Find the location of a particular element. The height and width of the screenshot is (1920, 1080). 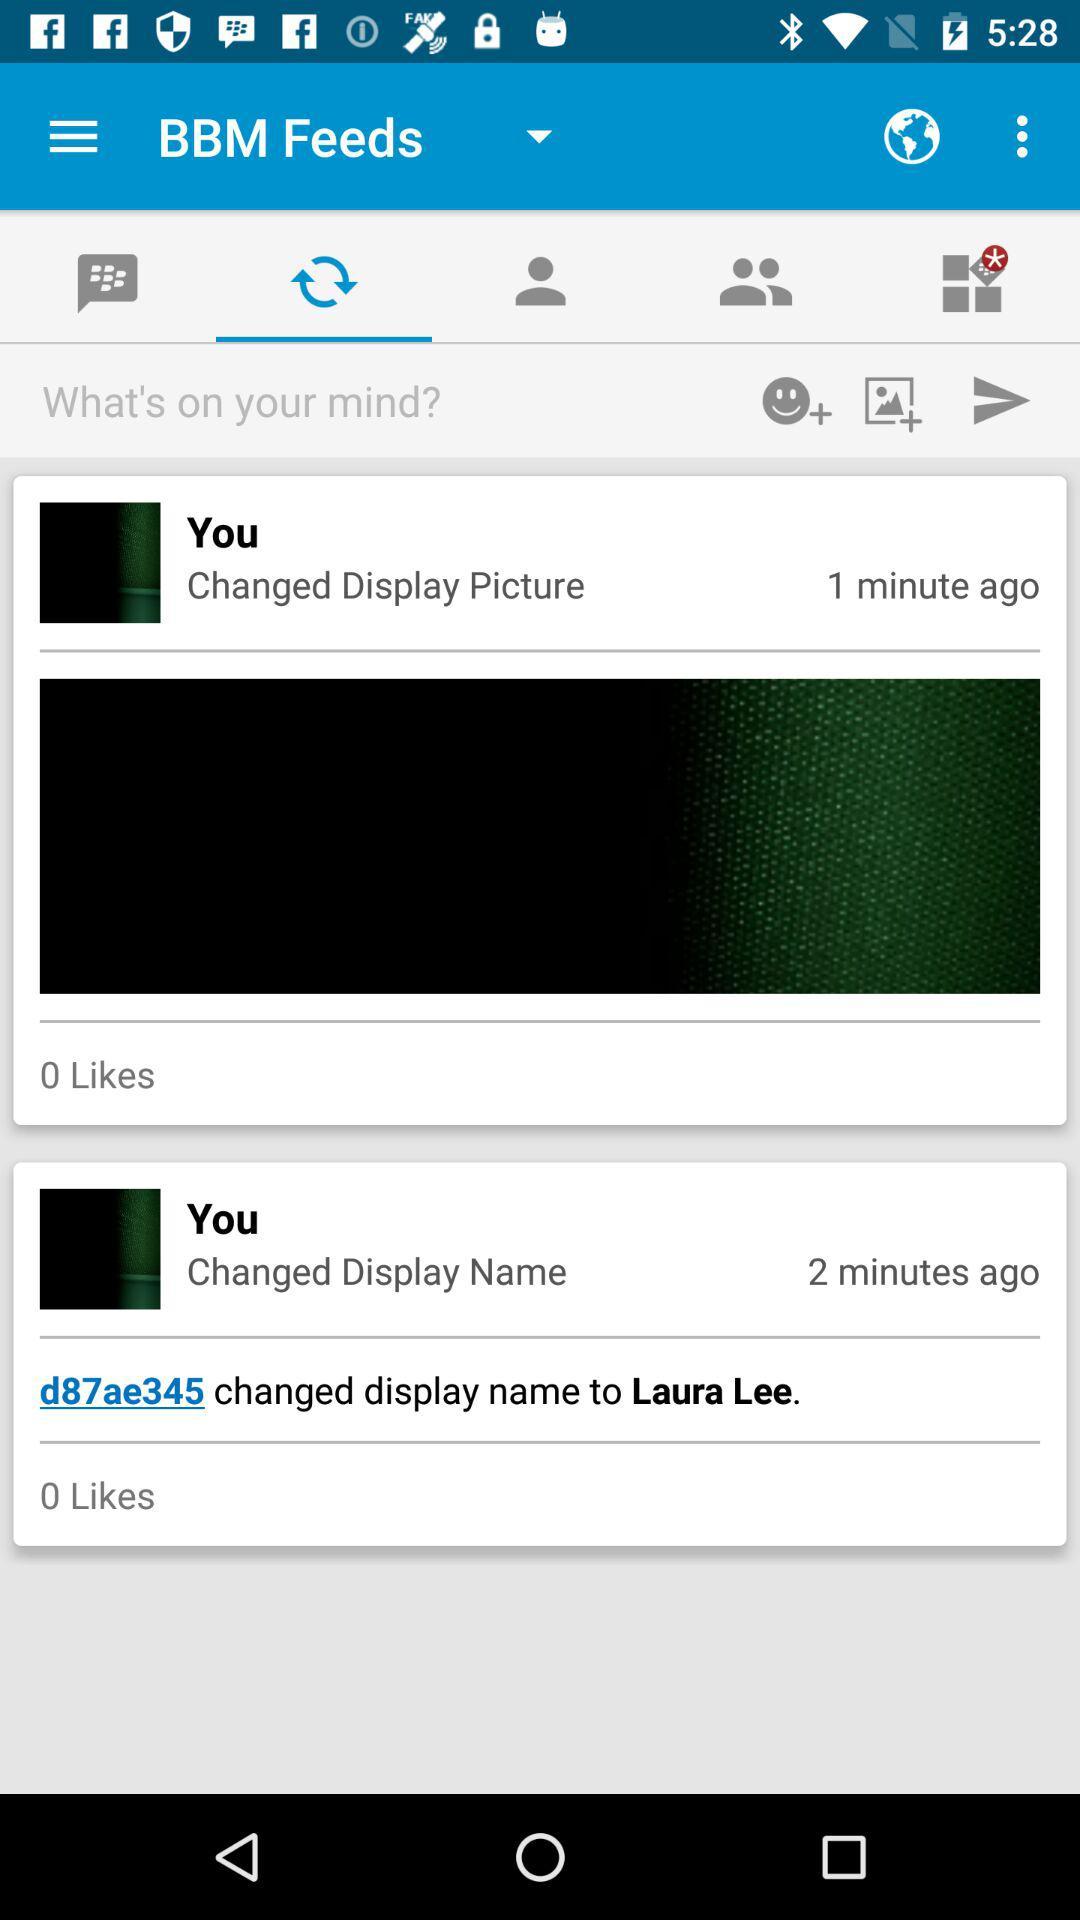

the avatar icon is located at coordinates (540, 280).